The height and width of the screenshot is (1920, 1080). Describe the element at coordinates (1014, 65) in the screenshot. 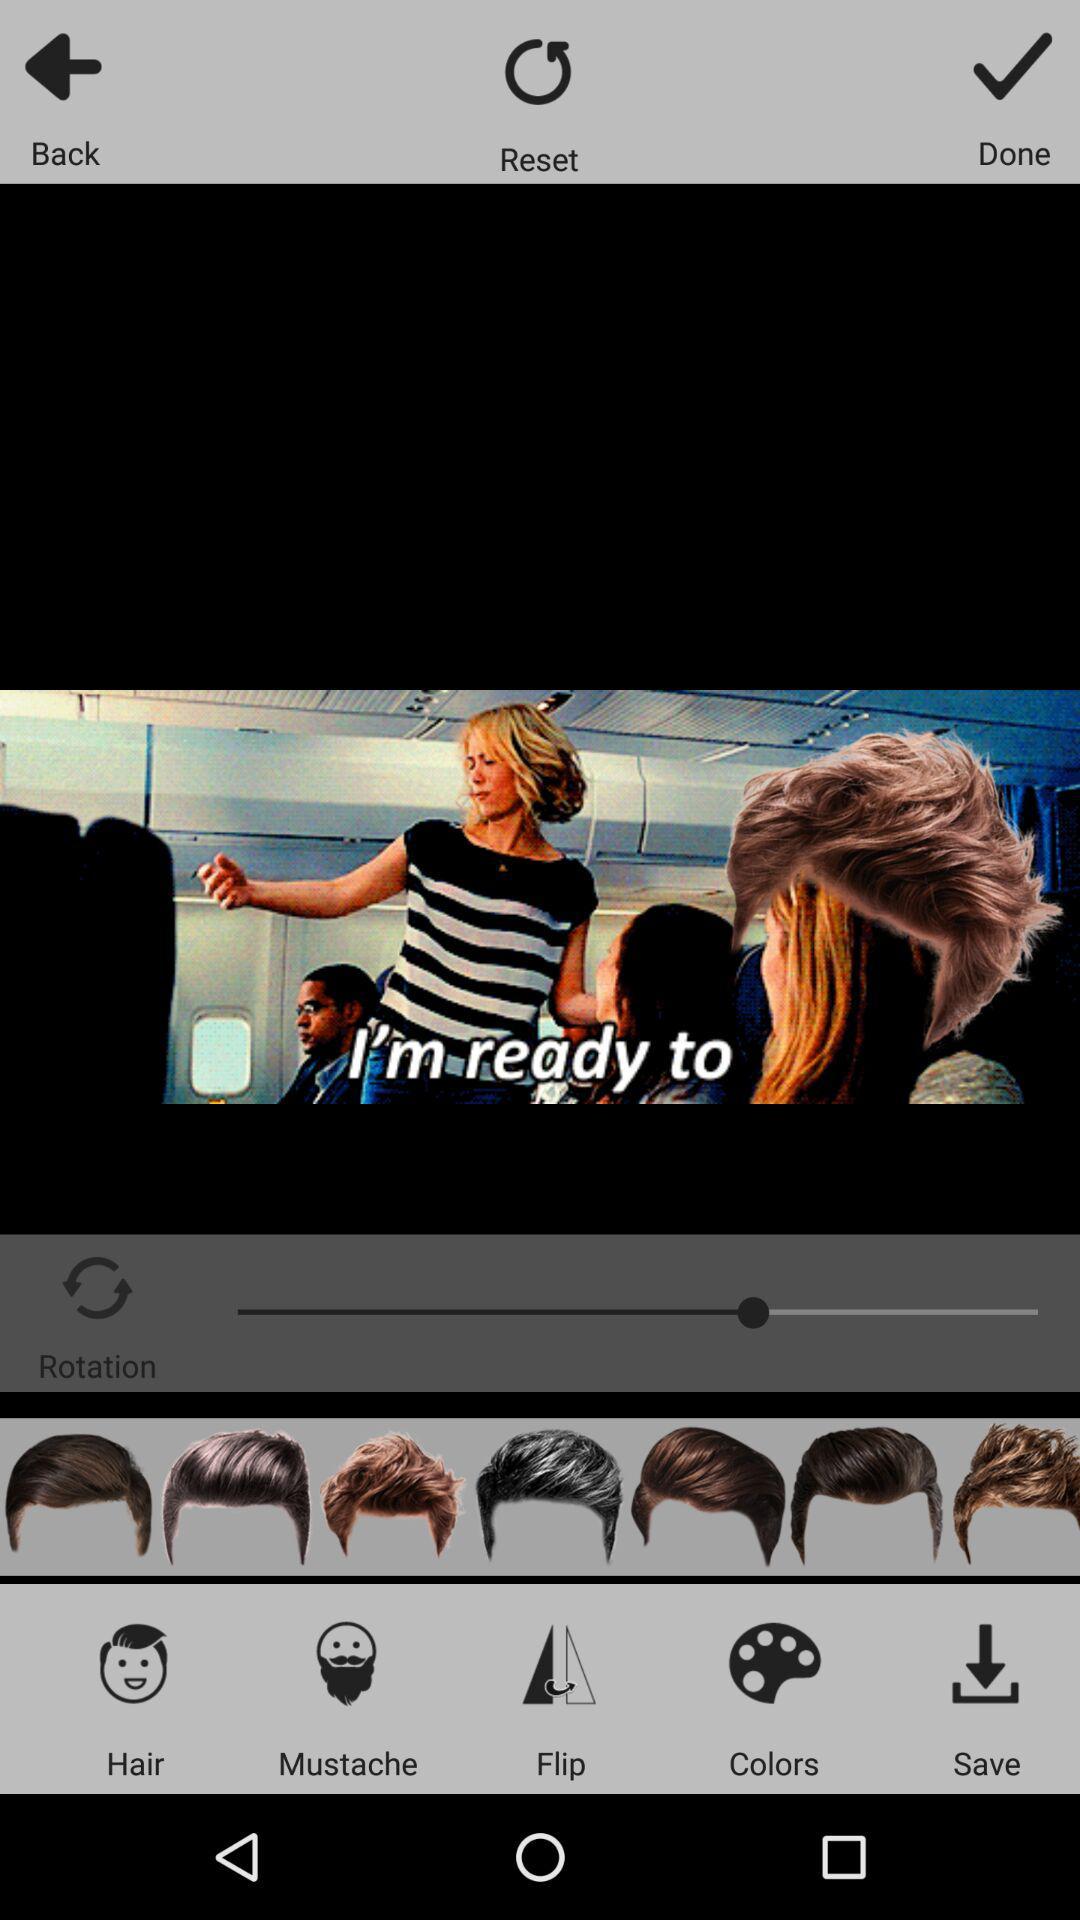

I see `done with task` at that location.